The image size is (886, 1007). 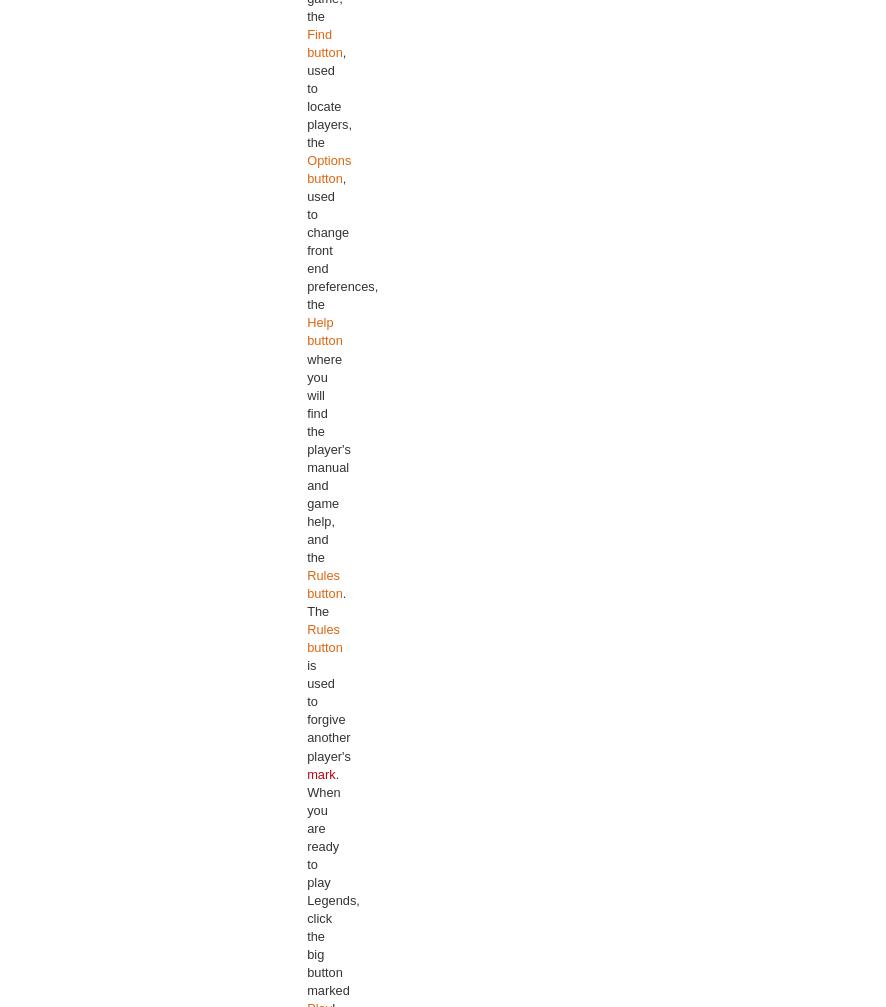 What do you see at coordinates (328, 96) in the screenshot?
I see `', used to locate players, the'` at bounding box center [328, 96].